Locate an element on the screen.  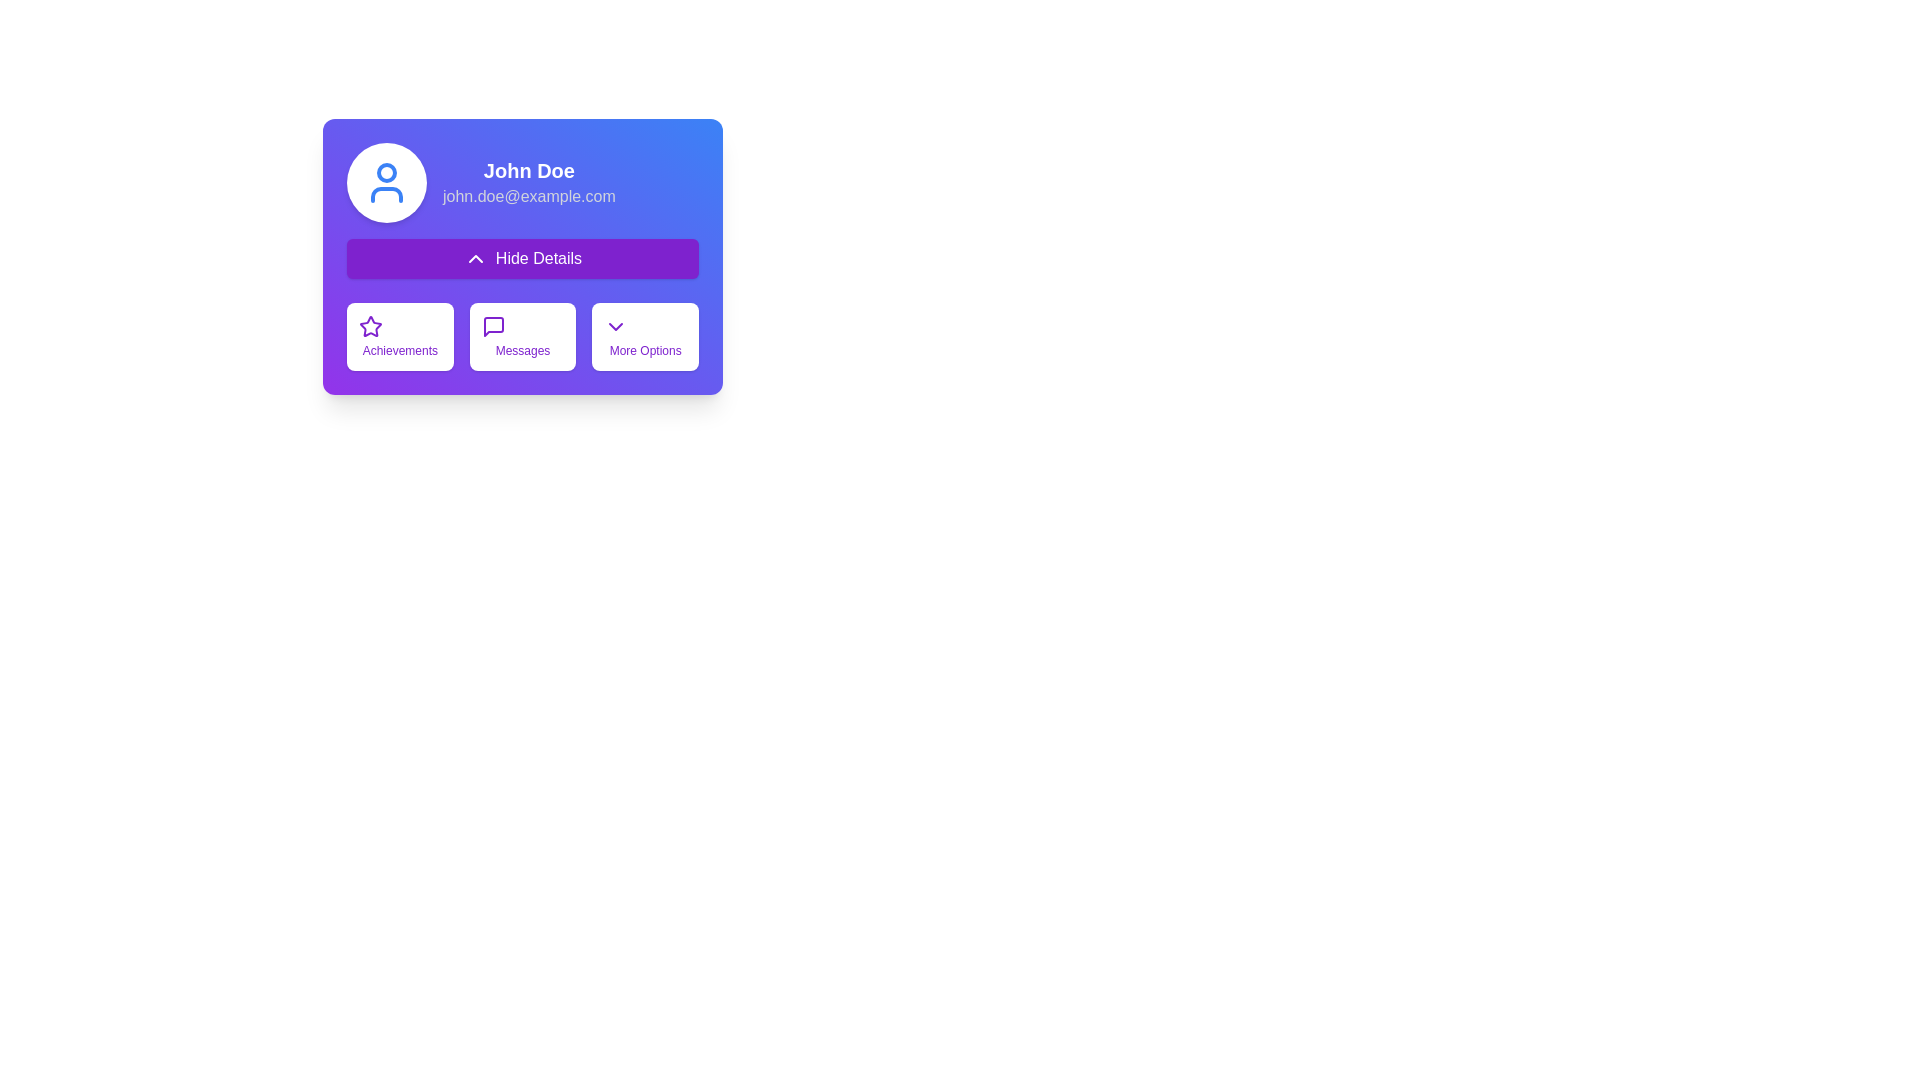
the chevron icon within the 'More Options' button is located at coordinates (614, 326).